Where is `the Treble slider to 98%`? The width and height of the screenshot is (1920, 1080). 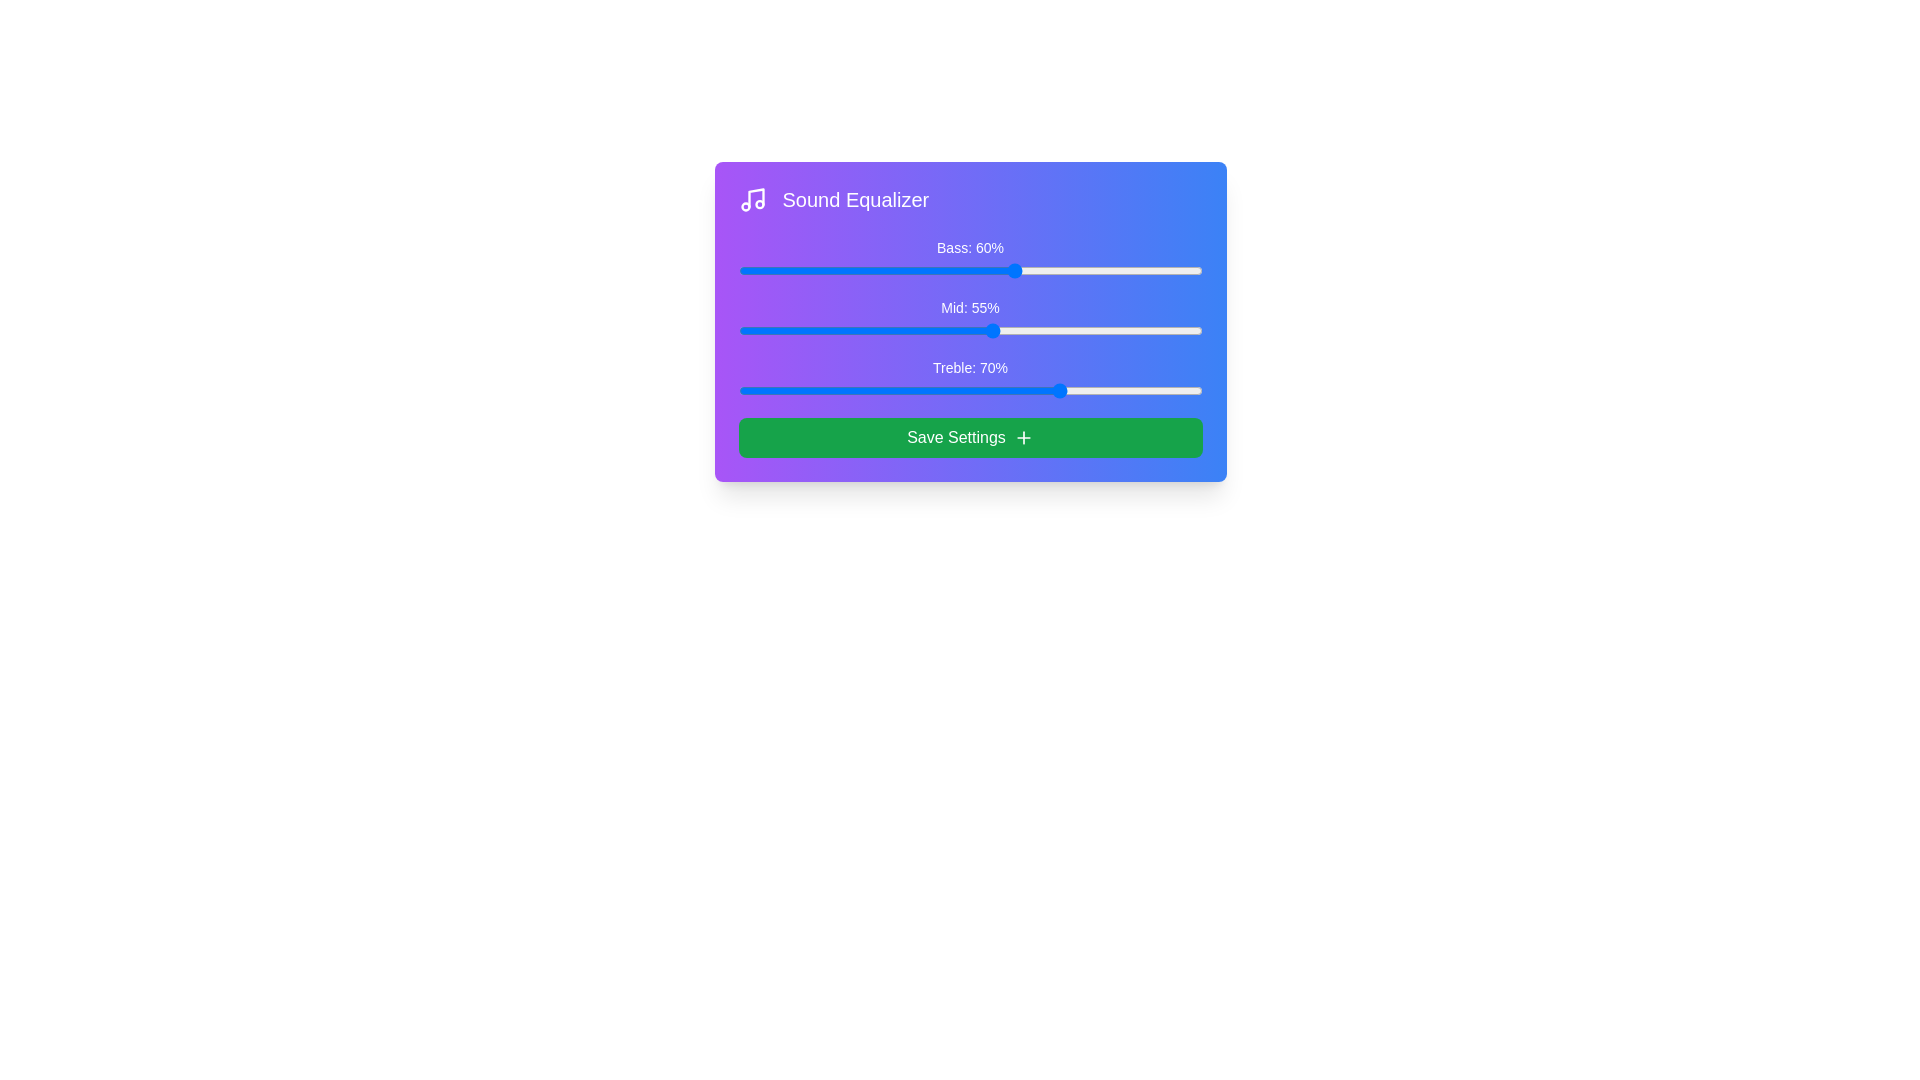
the Treble slider to 98% is located at coordinates (1193, 390).